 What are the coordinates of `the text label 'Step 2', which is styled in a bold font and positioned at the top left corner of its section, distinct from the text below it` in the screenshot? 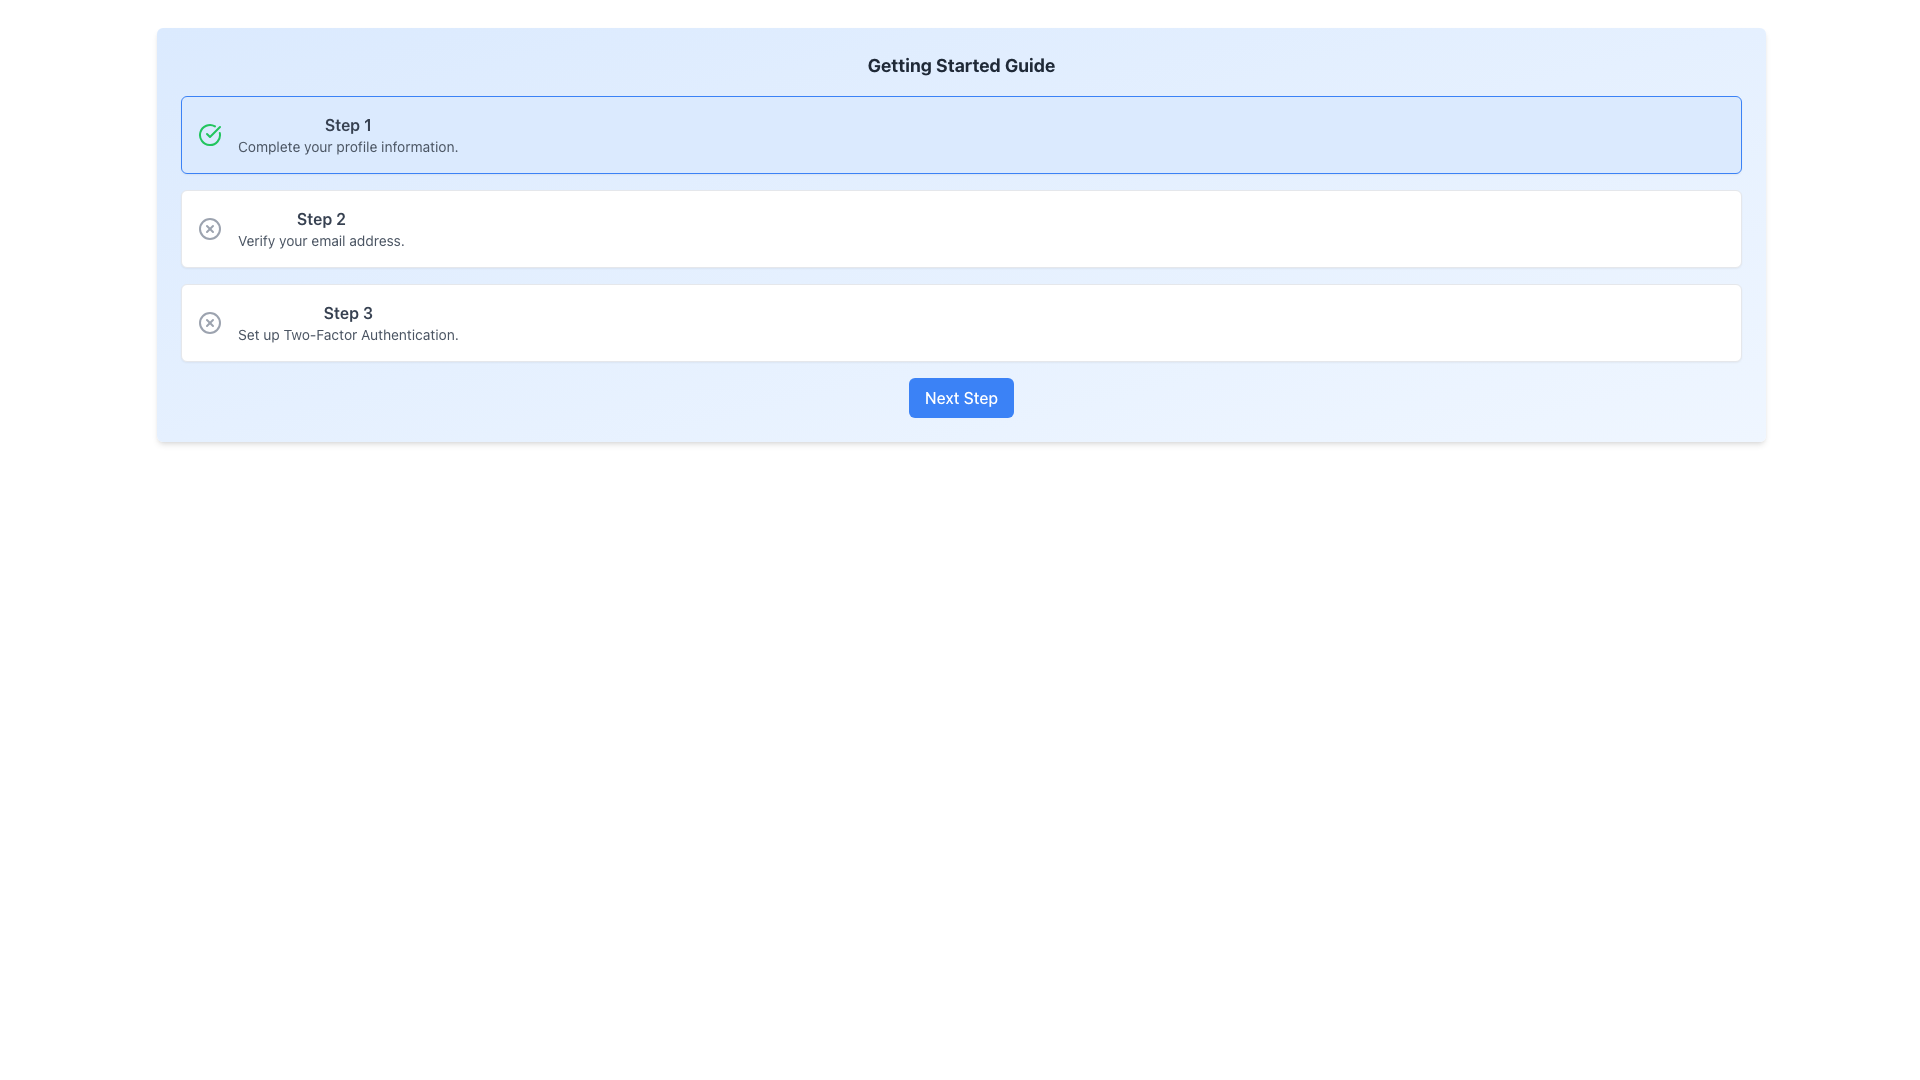 It's located at (321, 219).